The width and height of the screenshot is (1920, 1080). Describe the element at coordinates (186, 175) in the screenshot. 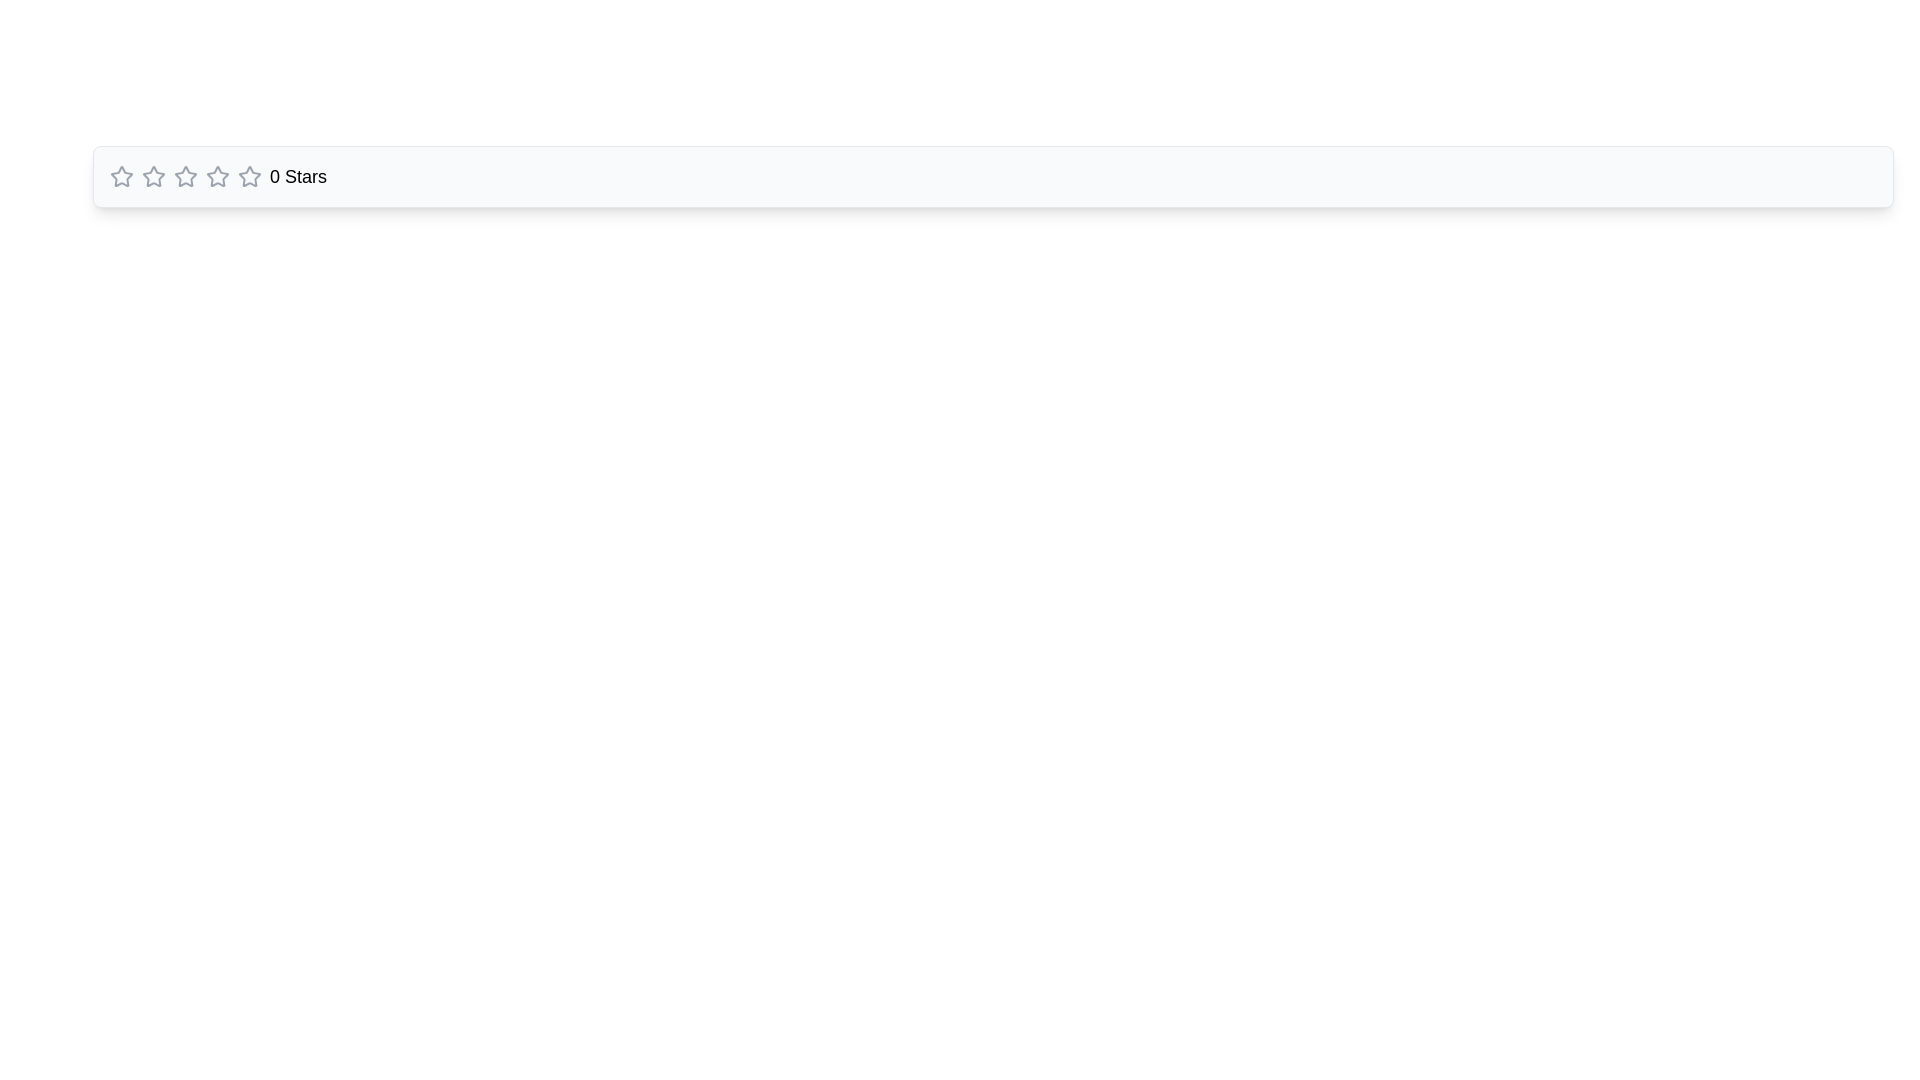

I see `the second star icon in the star rating component to assign a rating` at that location.